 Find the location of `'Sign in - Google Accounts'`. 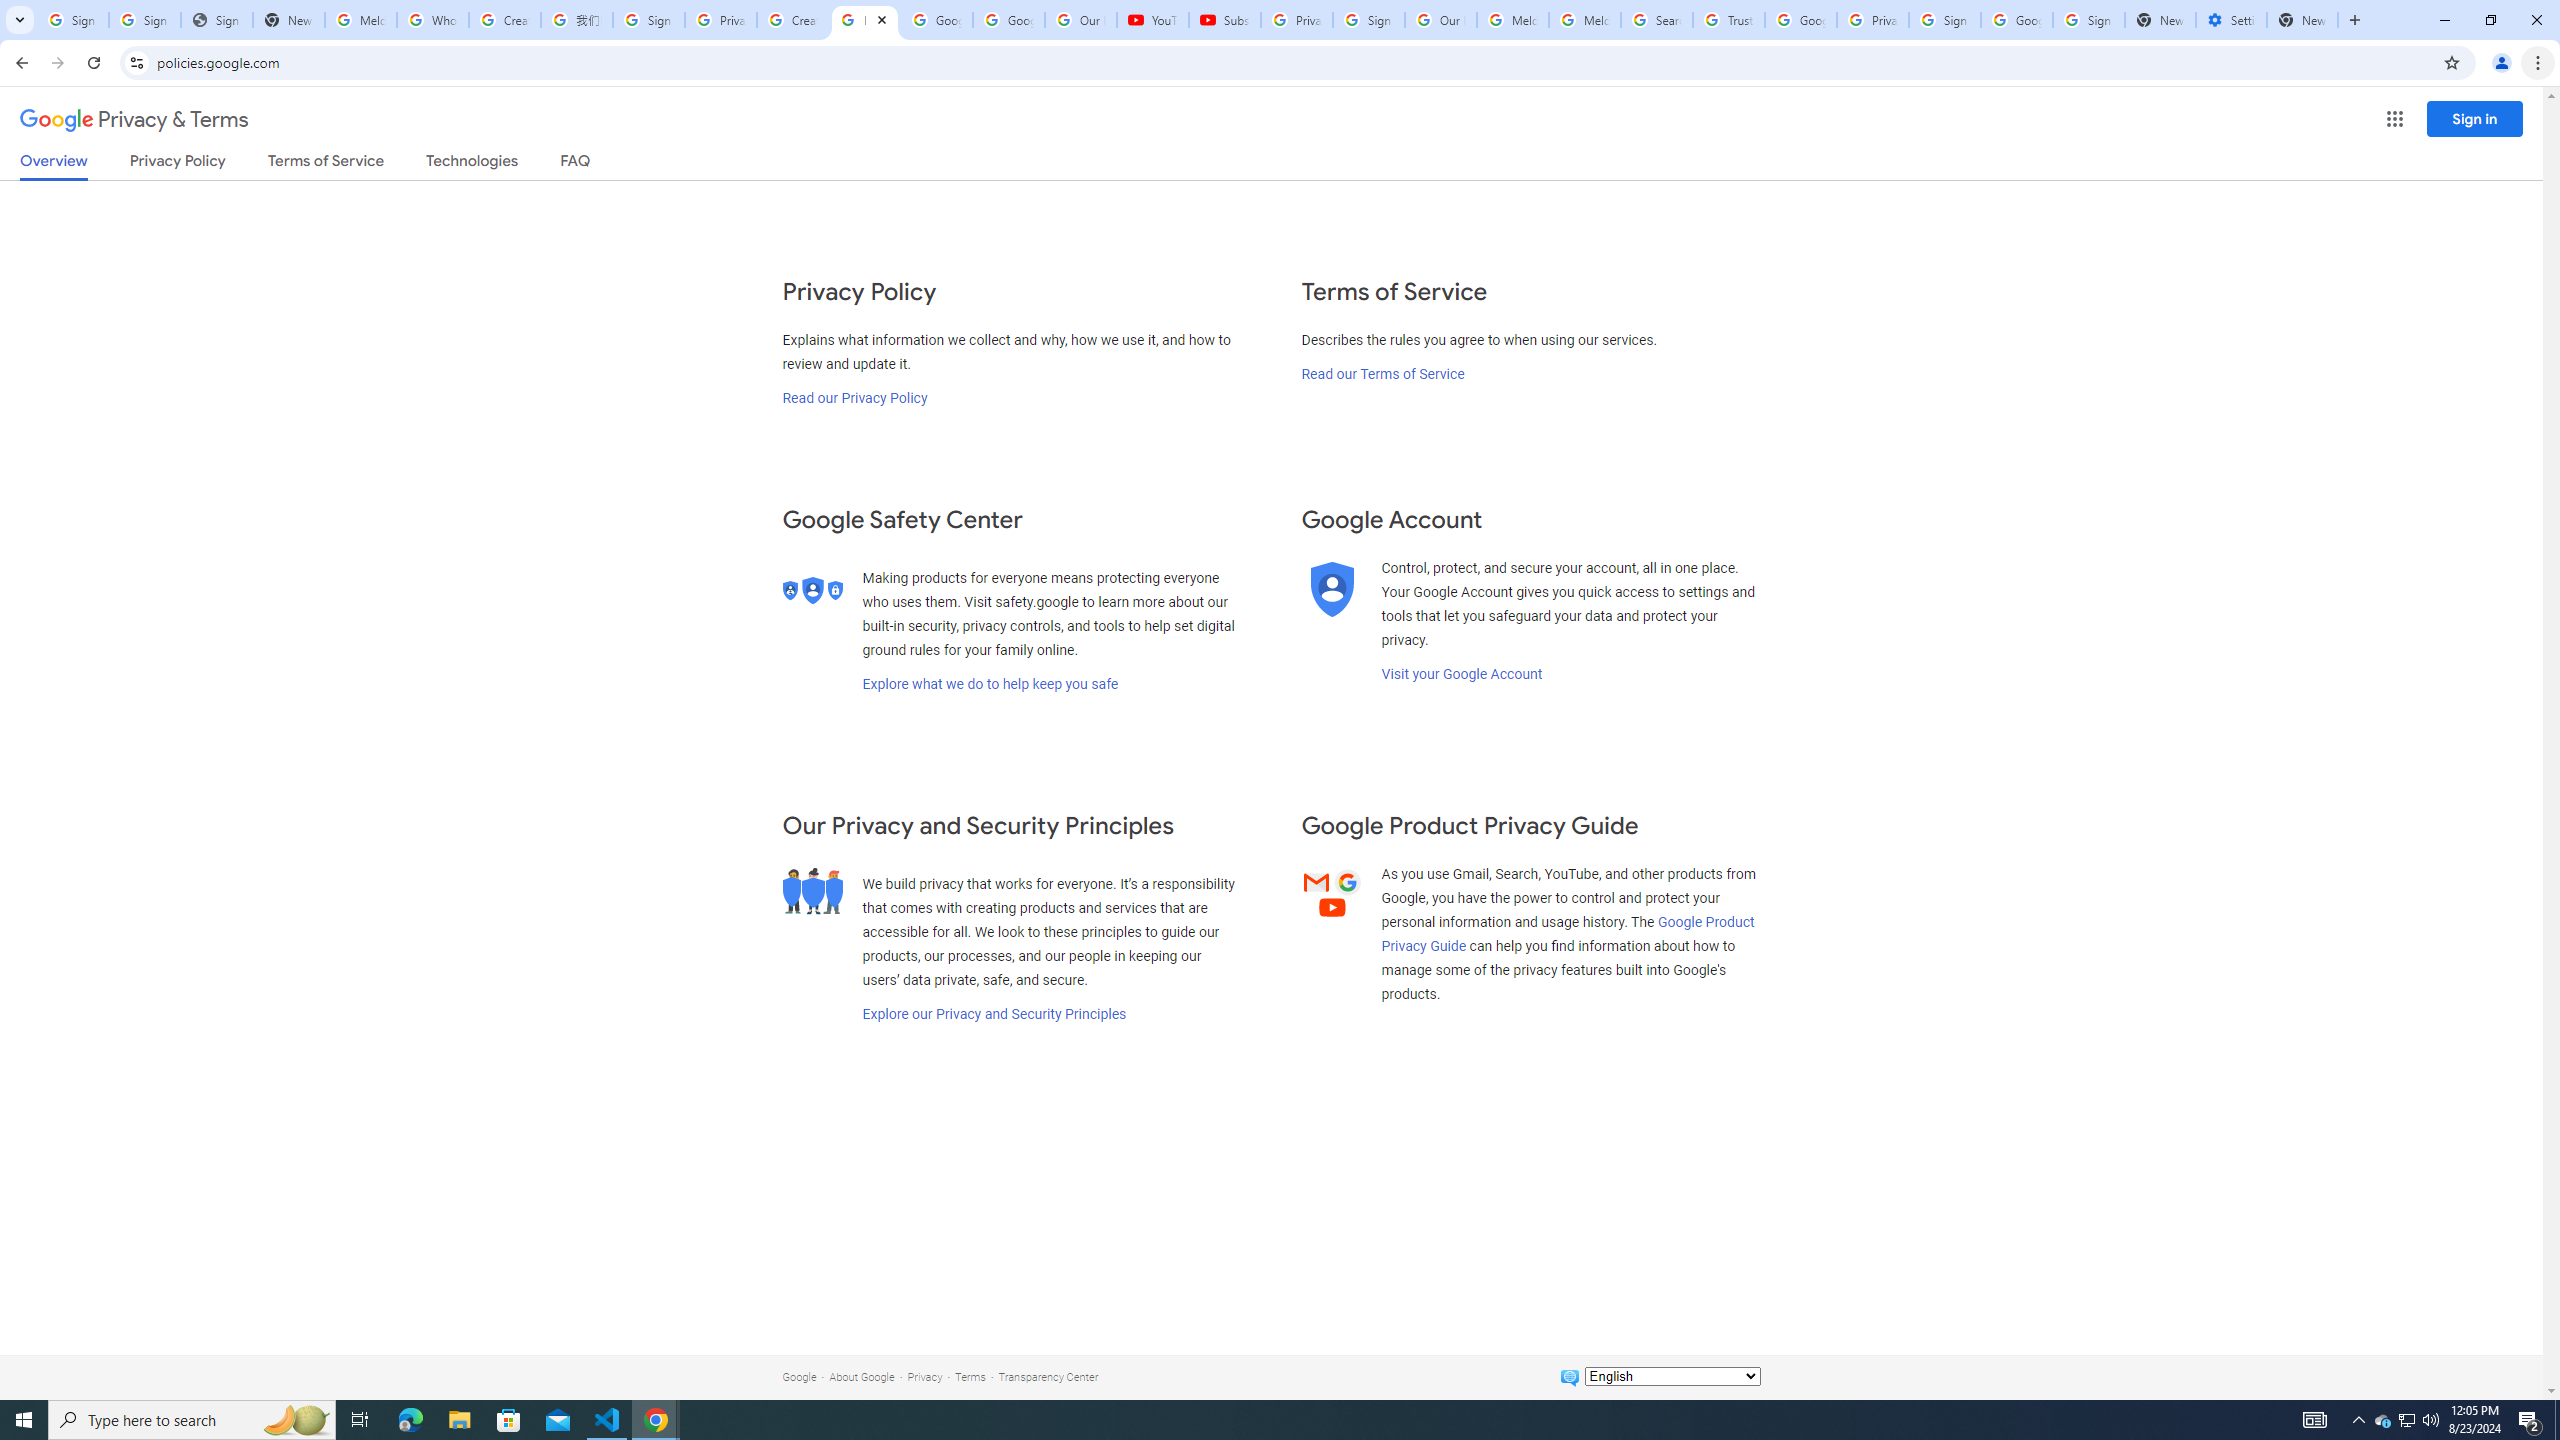

'Sign in - Google Accounts' is located at coordinates (648, 19).